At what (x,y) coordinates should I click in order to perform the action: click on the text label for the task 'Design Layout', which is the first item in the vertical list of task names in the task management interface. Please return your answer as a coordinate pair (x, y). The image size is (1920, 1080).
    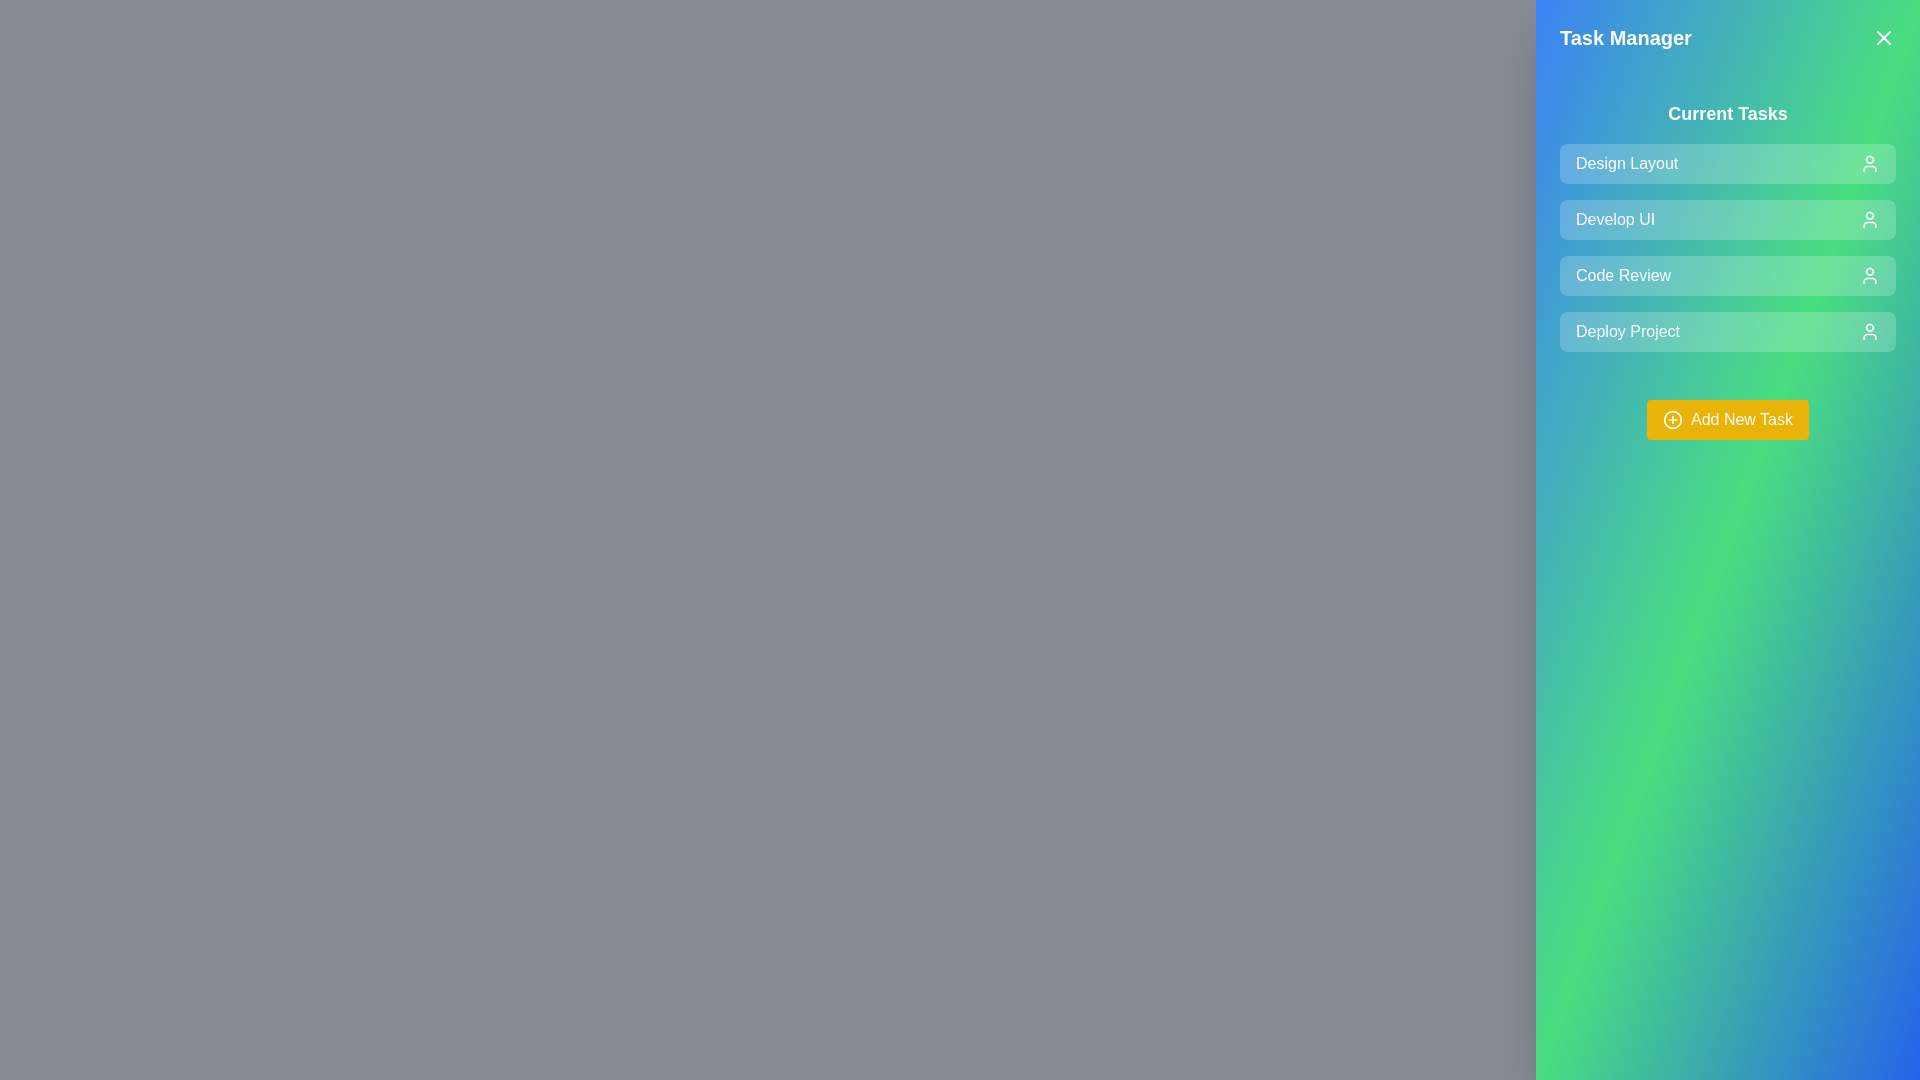
    Looking at the image, I should click on (1627, 163).